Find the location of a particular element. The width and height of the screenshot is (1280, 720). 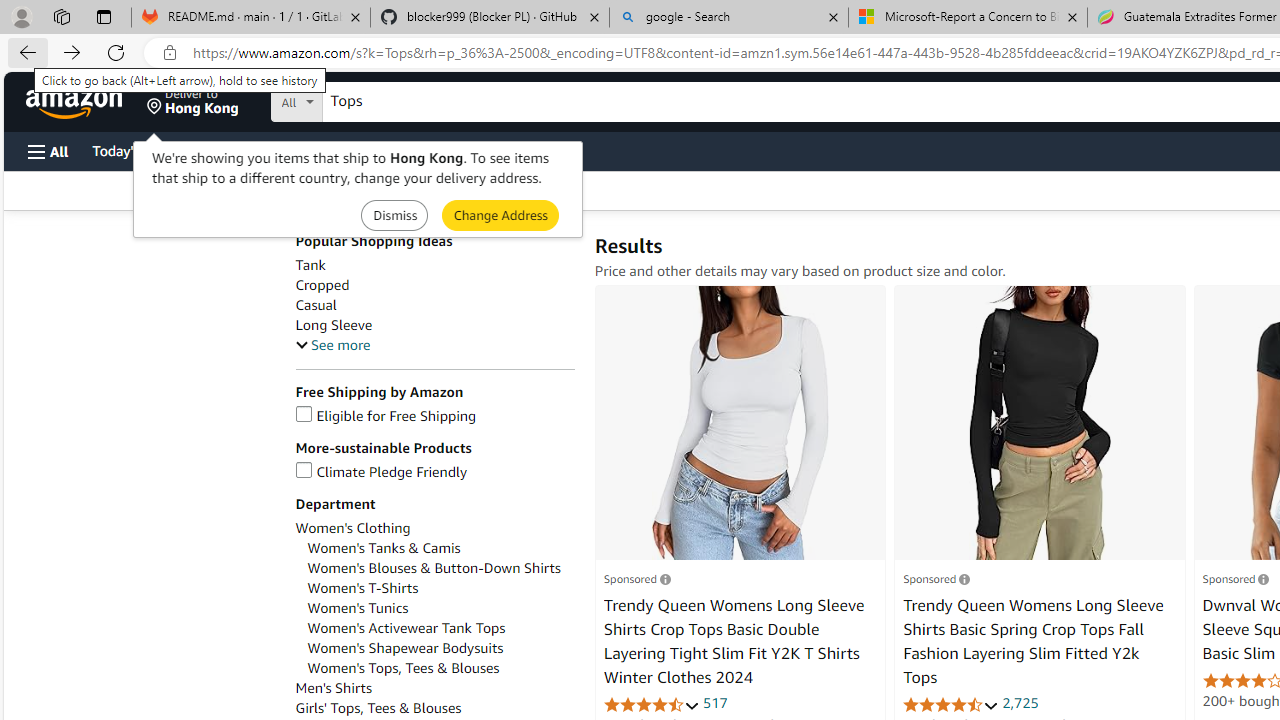

'Registry' is located at coordinates (360, 149).